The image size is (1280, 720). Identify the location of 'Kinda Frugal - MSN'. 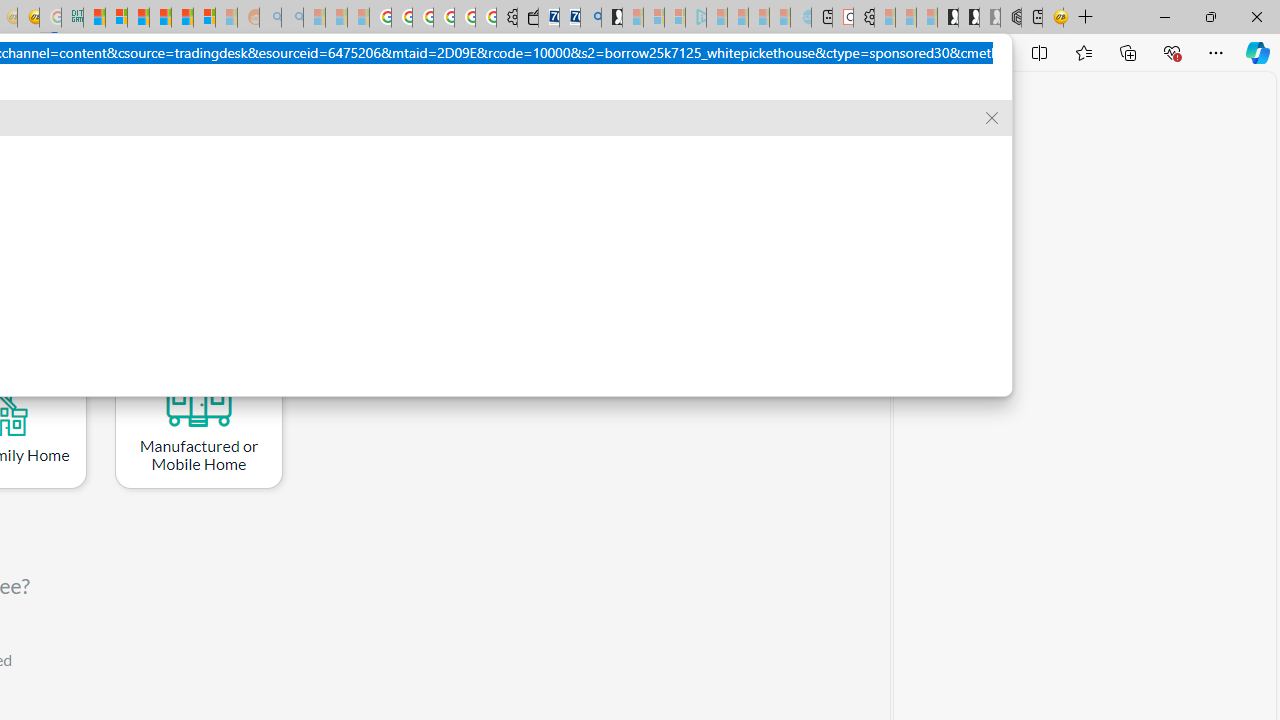
(182, 17).